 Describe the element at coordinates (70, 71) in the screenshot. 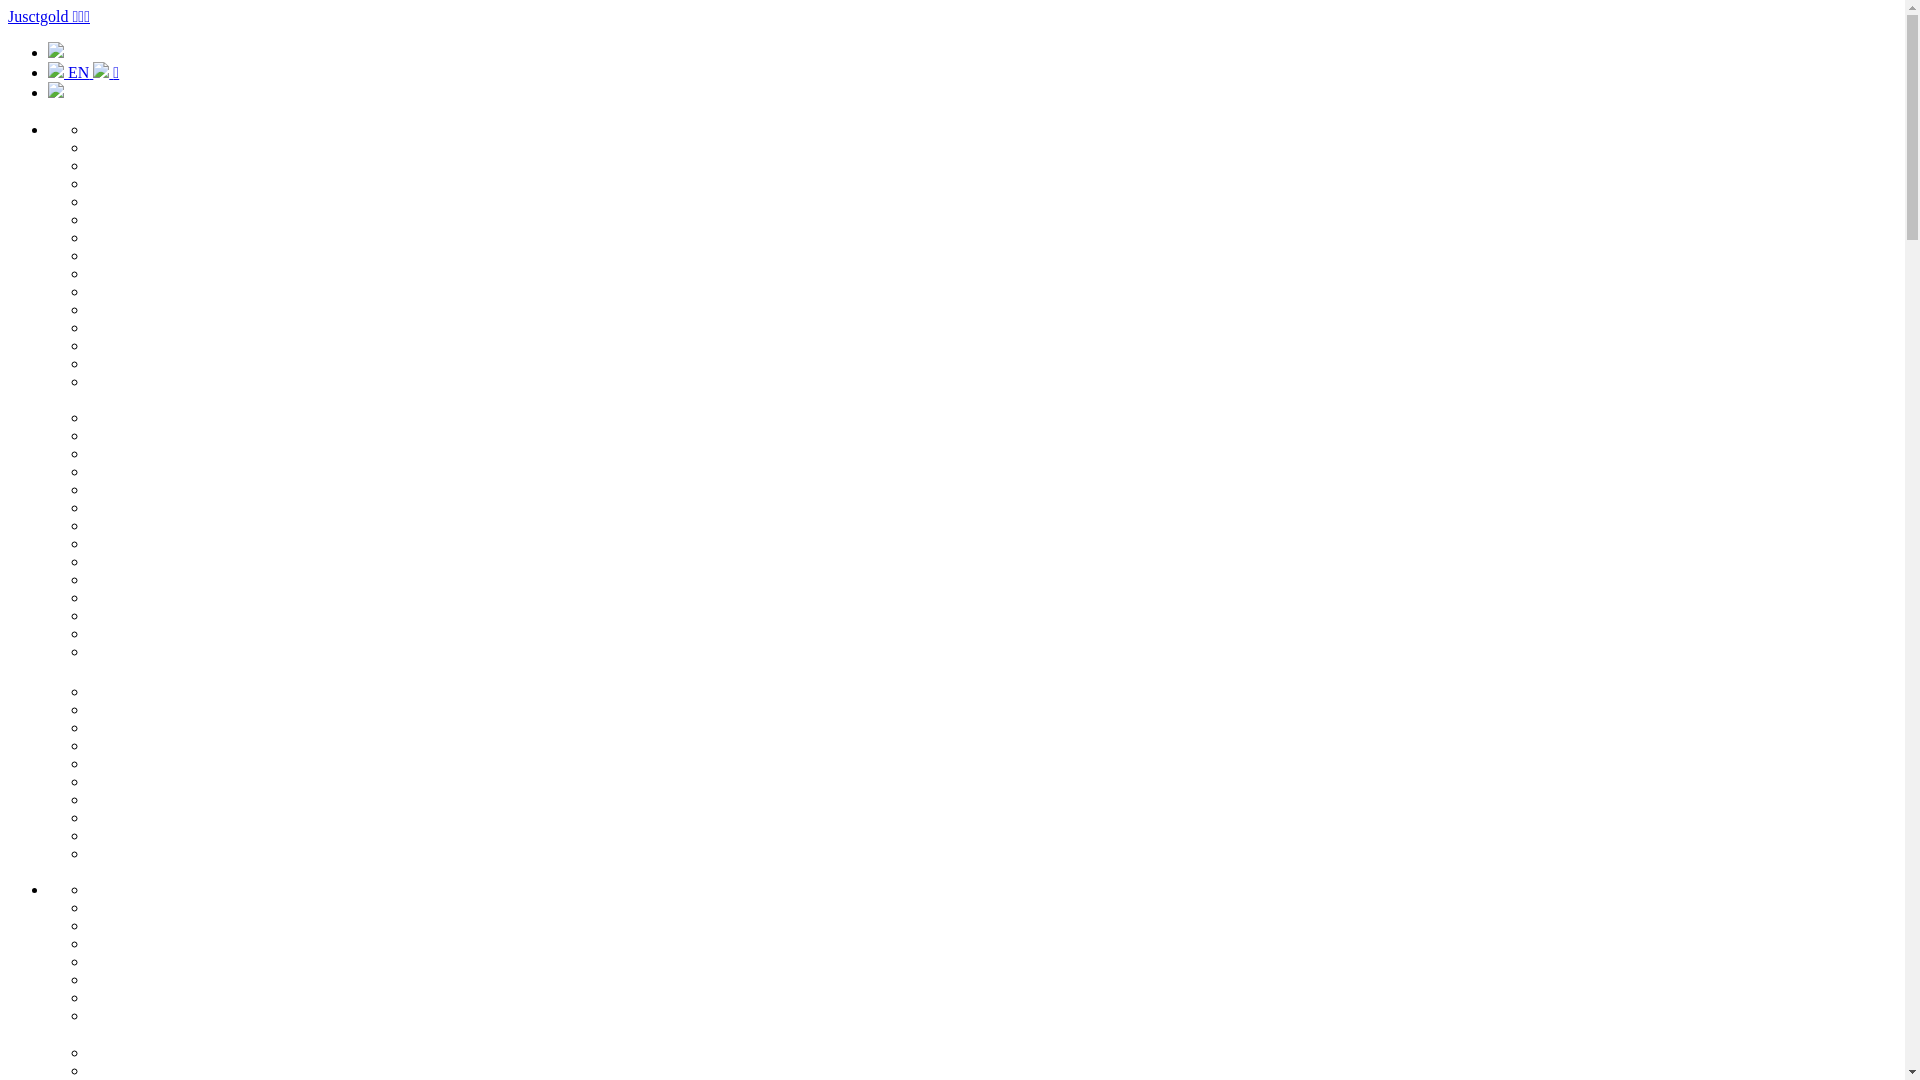

I see `'EN'` at that location.